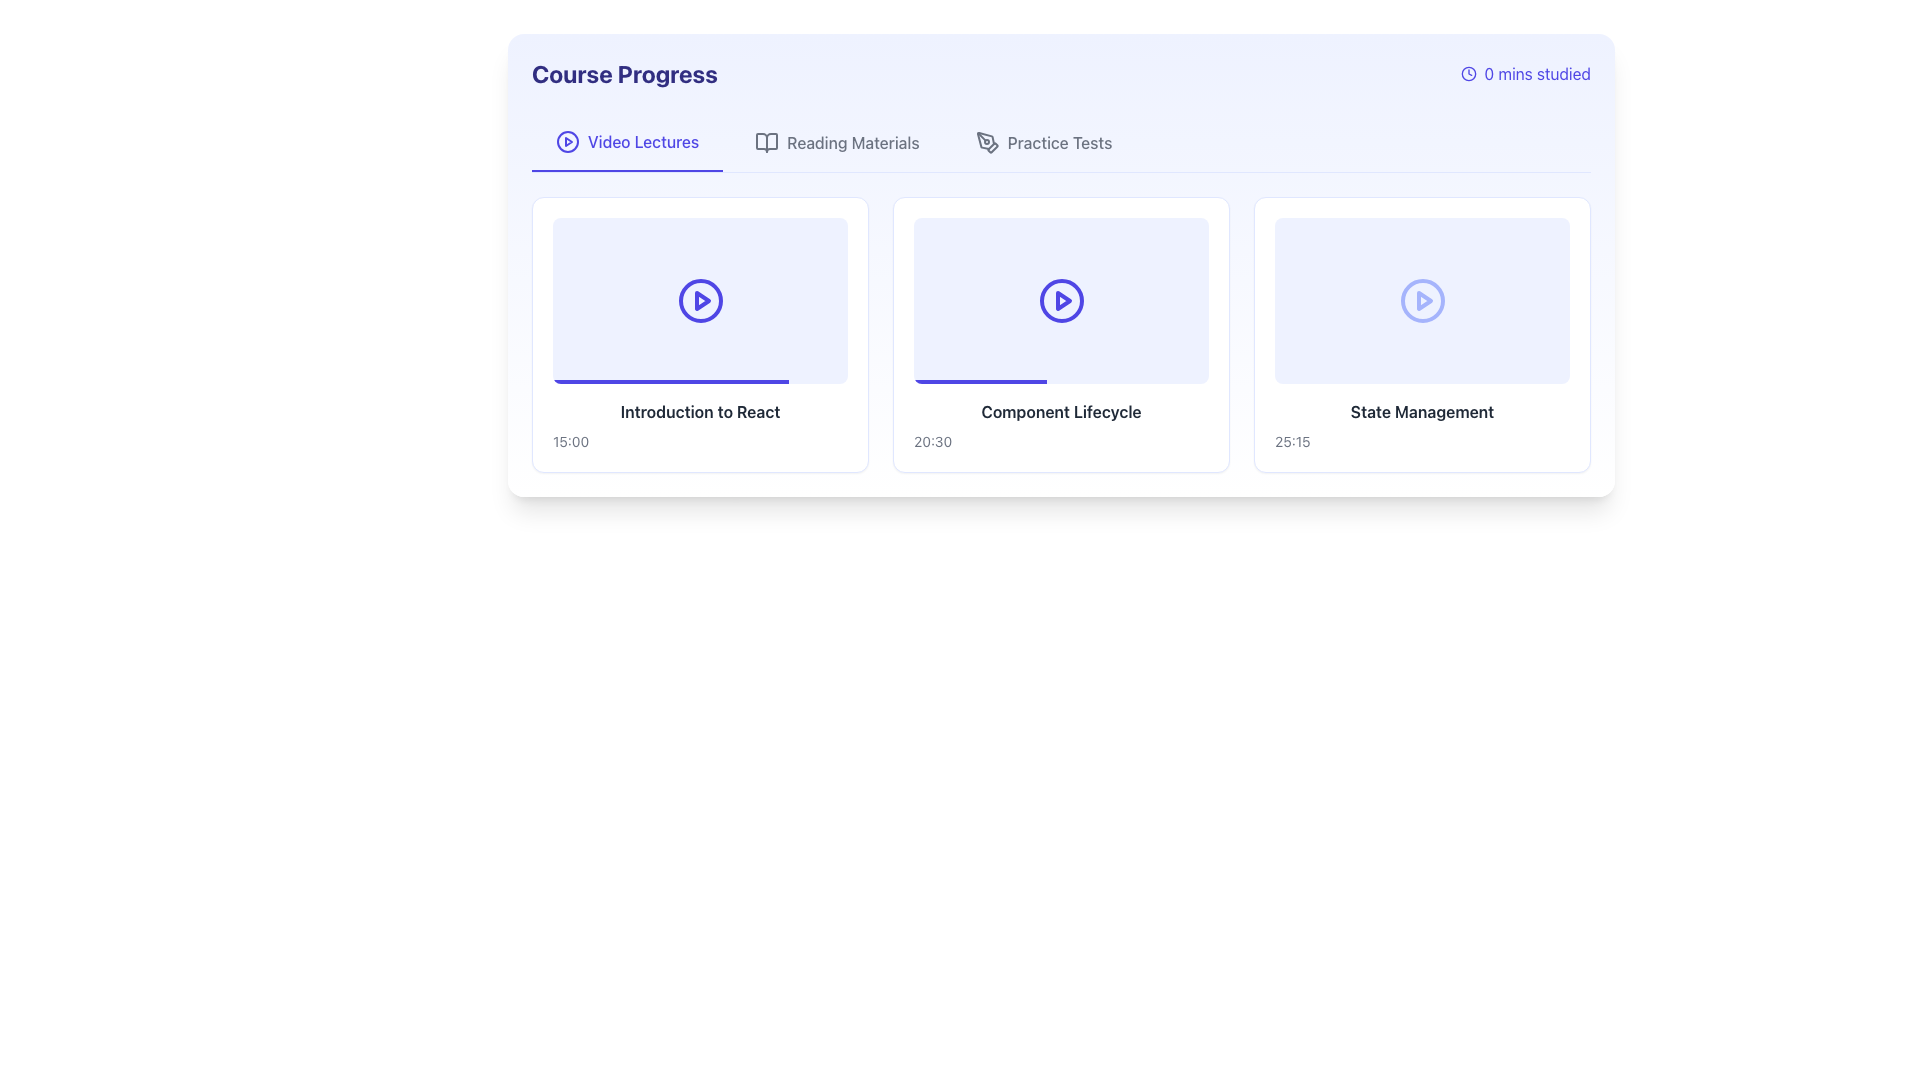  What do you see at coordinates (700, 410) in the screenshot?
I see `the text label reading 'Introduction to React', which is styled in bold dark gray and positioned beneath a progress bar in the first video card` at bounding box center [700, 410].